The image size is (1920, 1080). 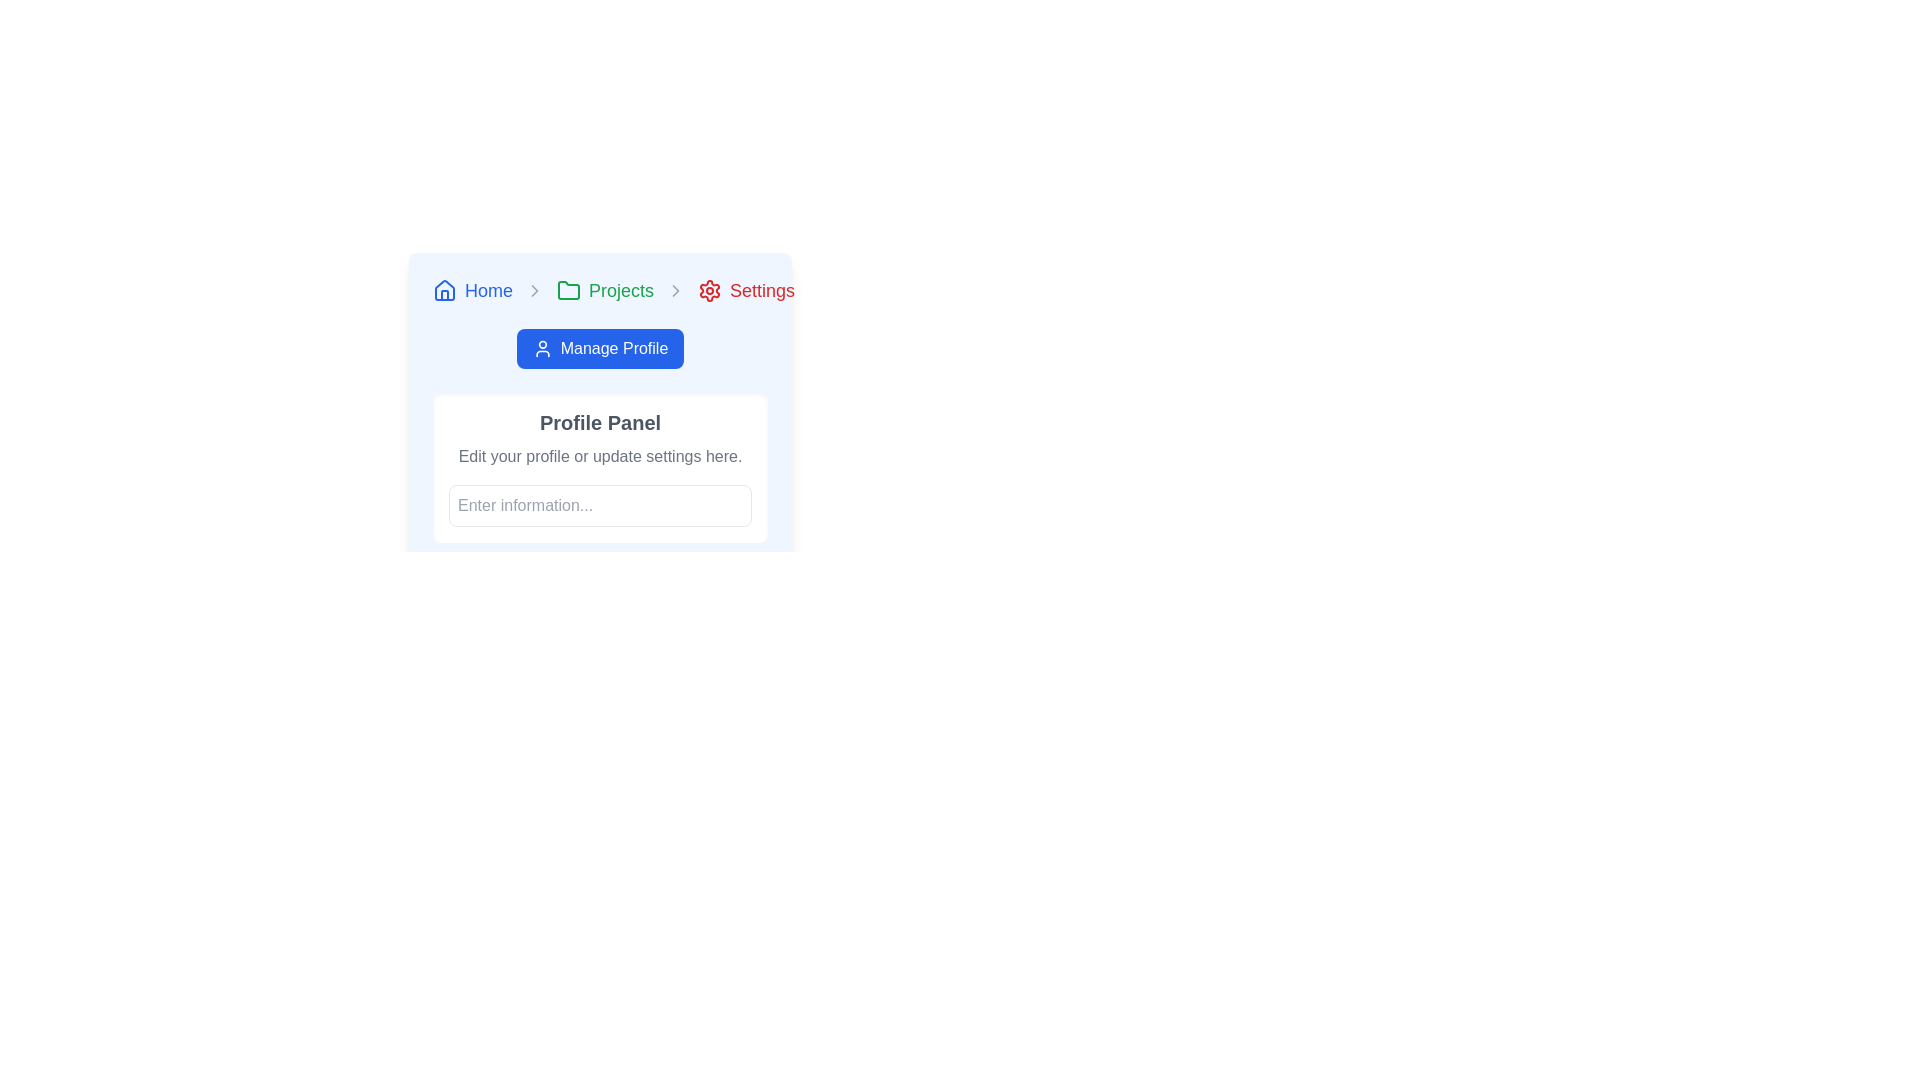 I want to click on the door icon of the house representation located at the top-left corner of the interface, so click(x=444, y=294).